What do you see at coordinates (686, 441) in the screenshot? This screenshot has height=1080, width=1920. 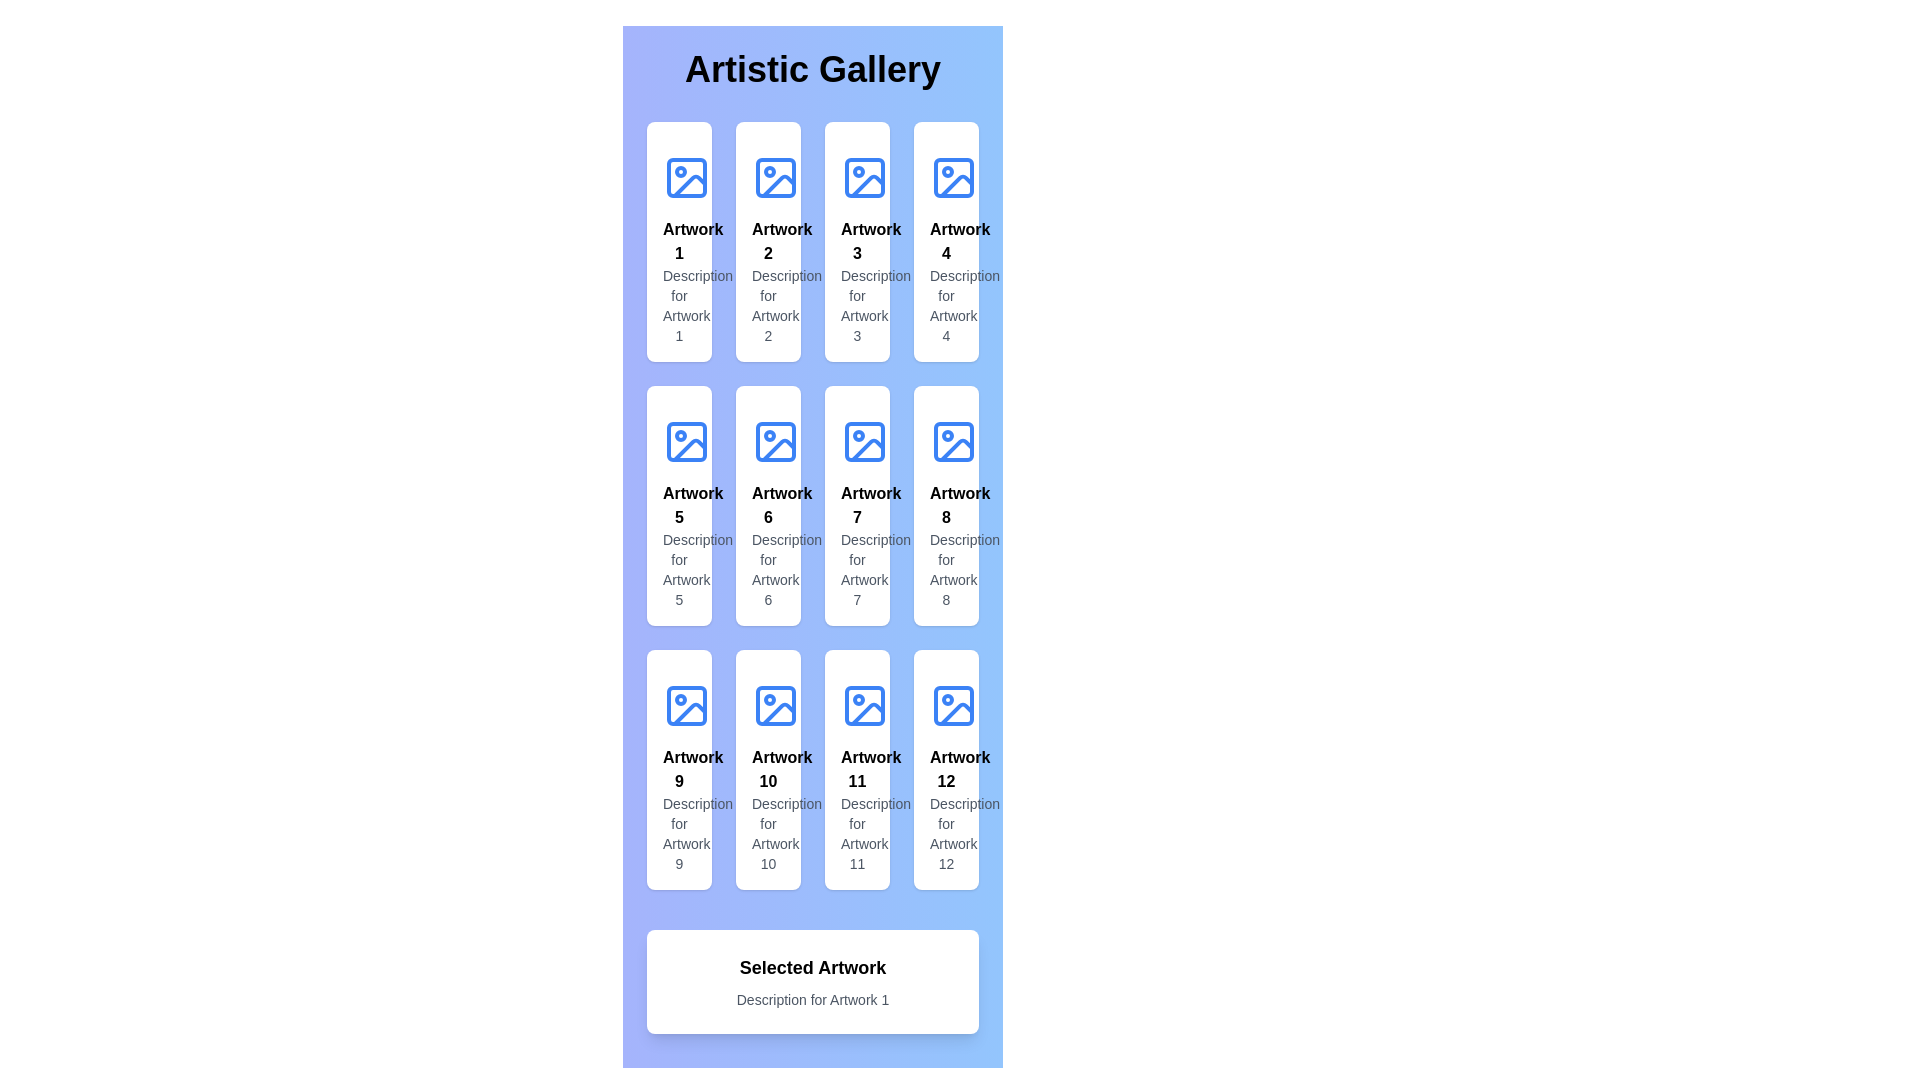 I see `the icon in the fifth slot of the grid under 'Artistic Gallery' labeled 'Artwork 5'` at bounding box center [686, 441].